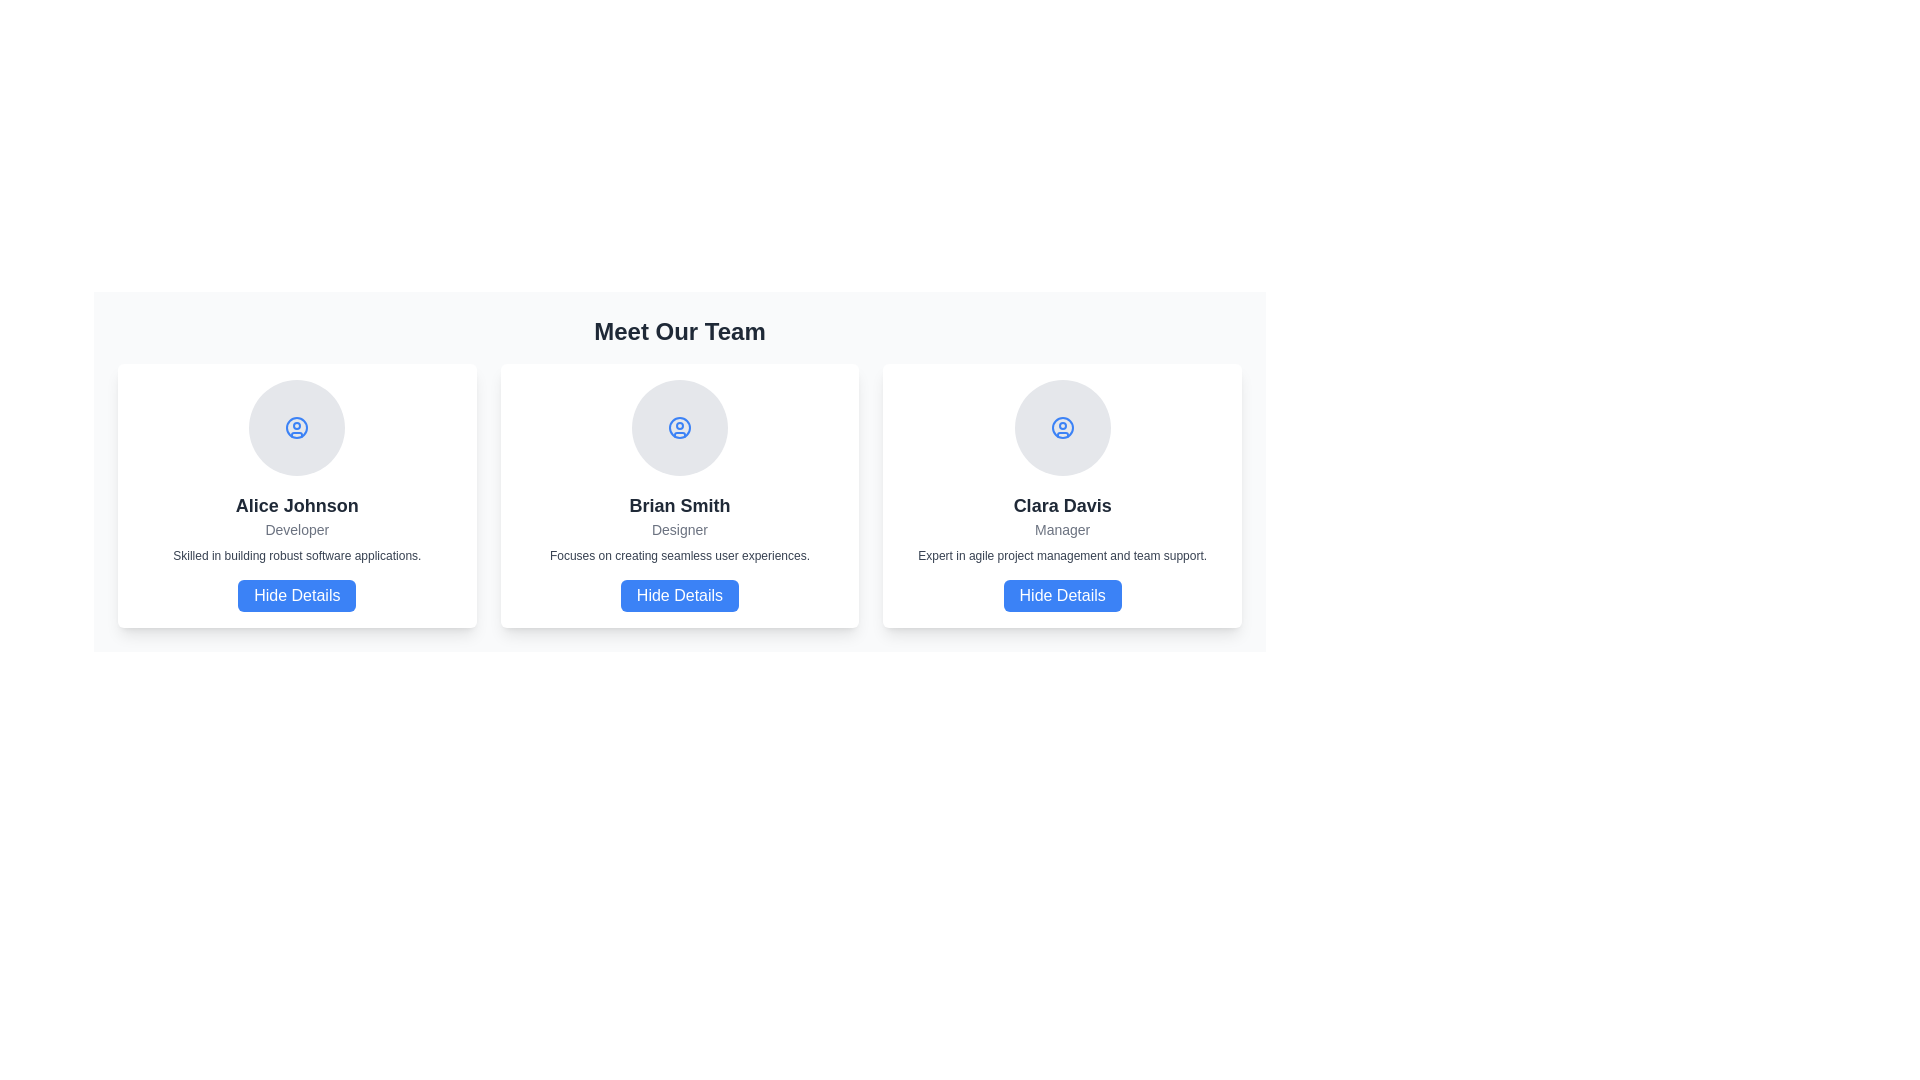 Image resolution: width=1920 pixels, height=1080 pixels. Describe the element at coordinates (296, 595) in the screenshot. I see `the button at the bottom of the visual card displaying information about Alice Johnson, a Developer, to hide additional details` at that location.